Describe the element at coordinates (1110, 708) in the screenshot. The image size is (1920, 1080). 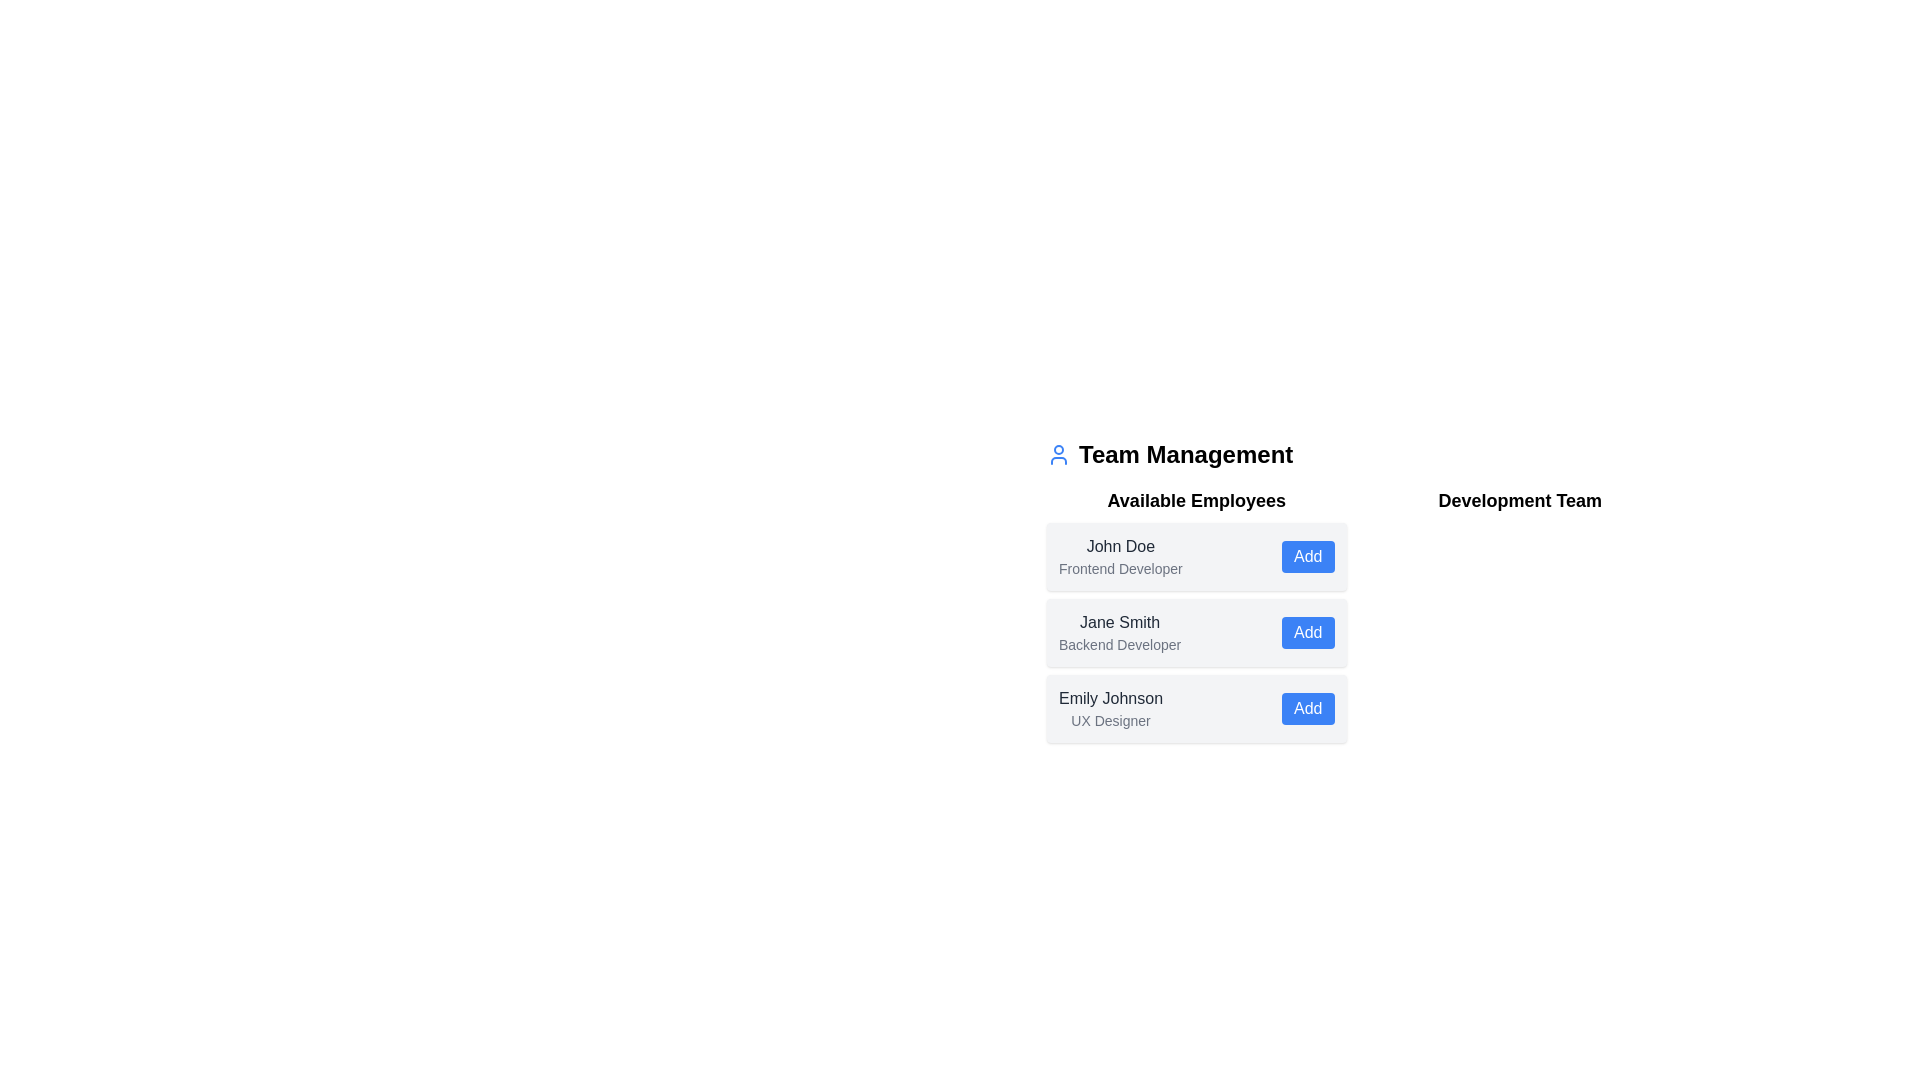
I see `the text label that provides information about an individual's name and role, located in the third row under 'Available Employees' in the left section of the interface` at that location.